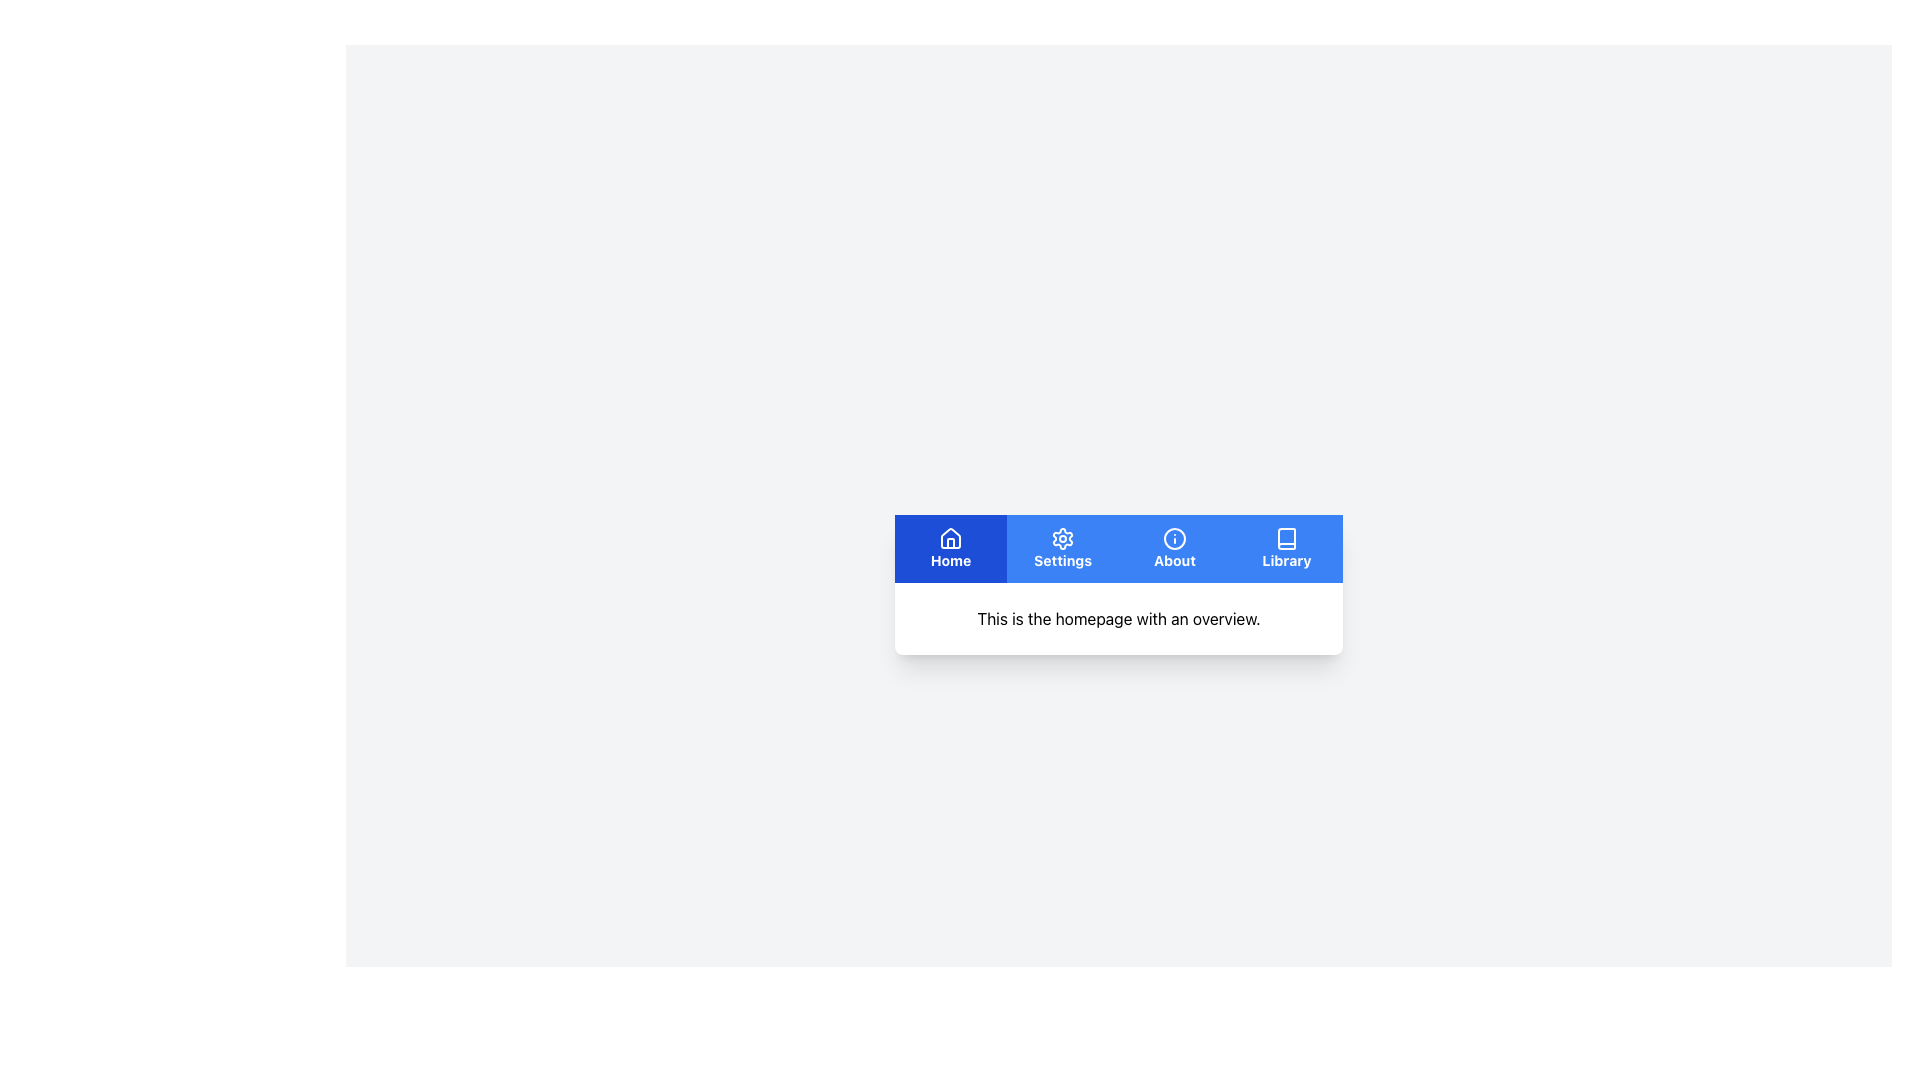 This screenshot has width=1920, height=1080. Describe the element at coordinates (949, 536) in the screenshot. I see `the 'Home' icon located in the navigation bar at the top of the interface` at that location.